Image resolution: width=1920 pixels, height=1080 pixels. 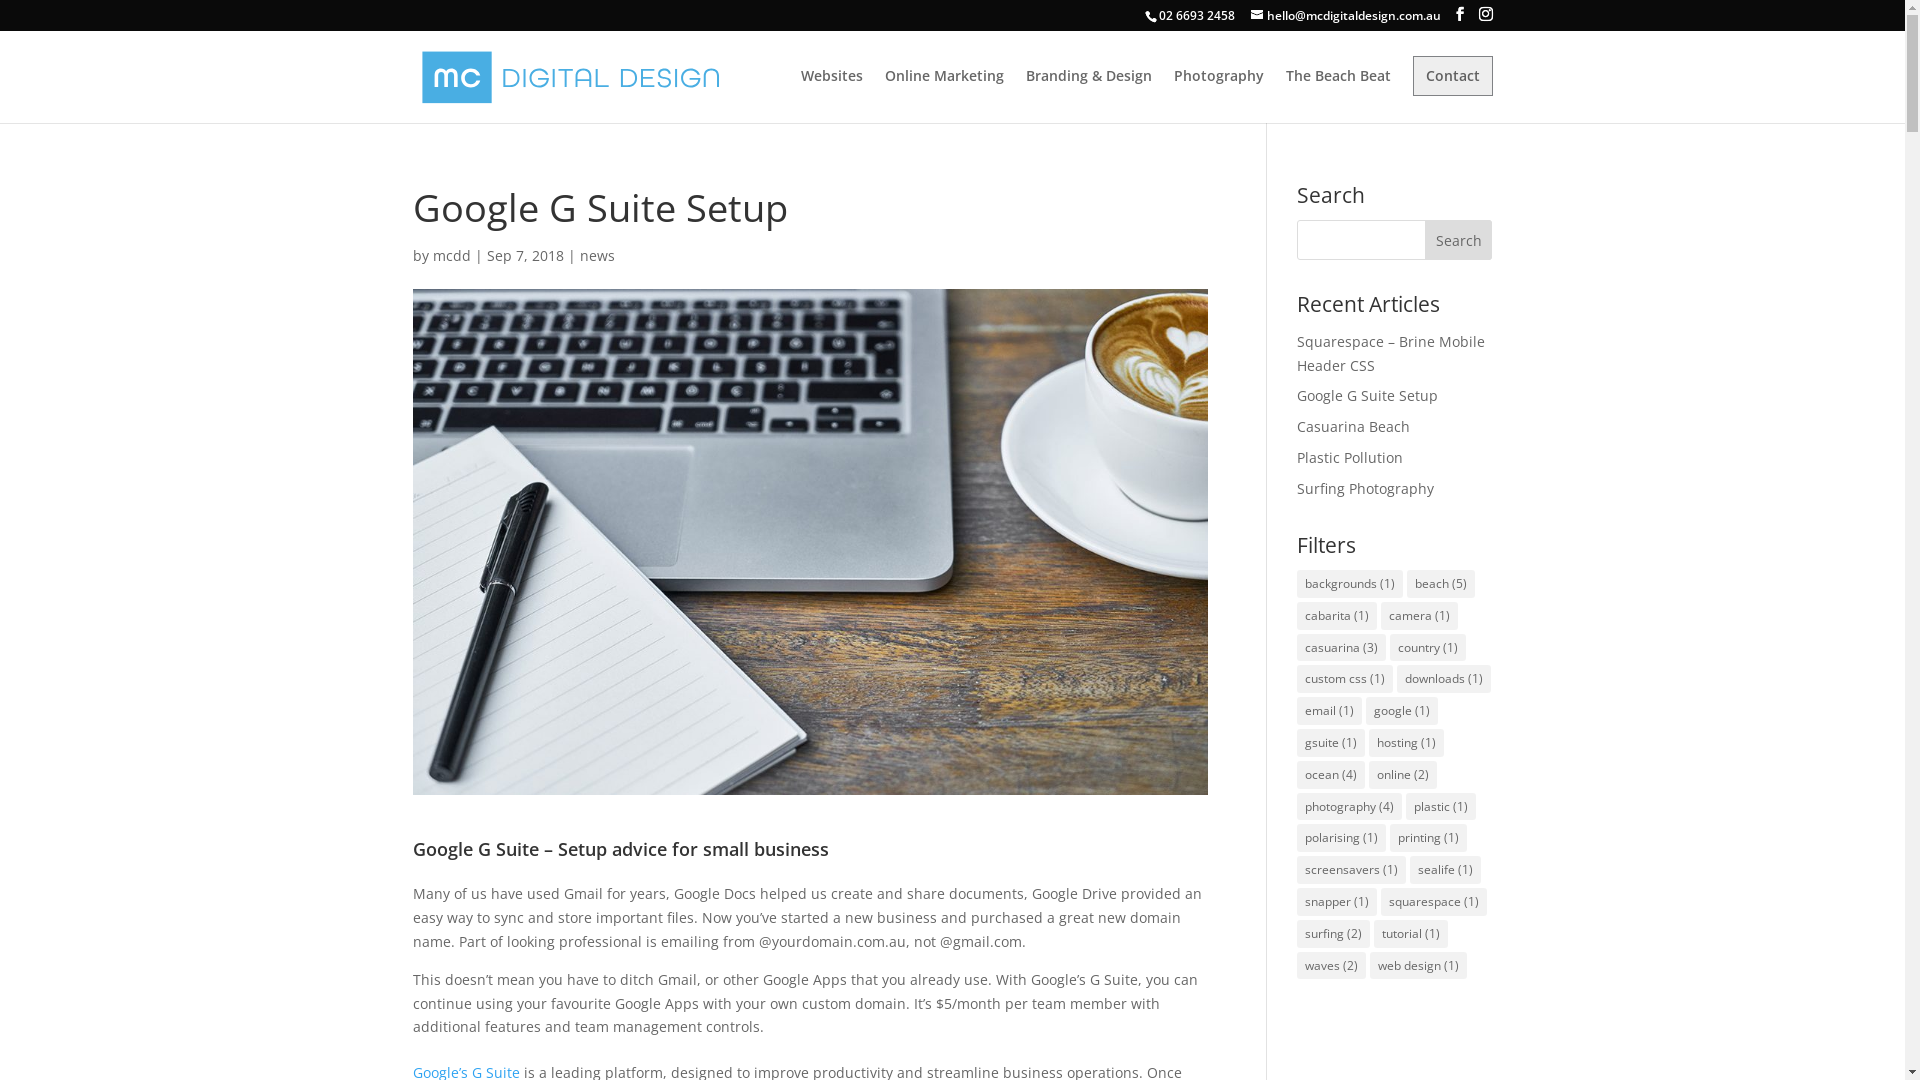 I want to click on 'screensavers (1)', so click(x=1351, y=869).